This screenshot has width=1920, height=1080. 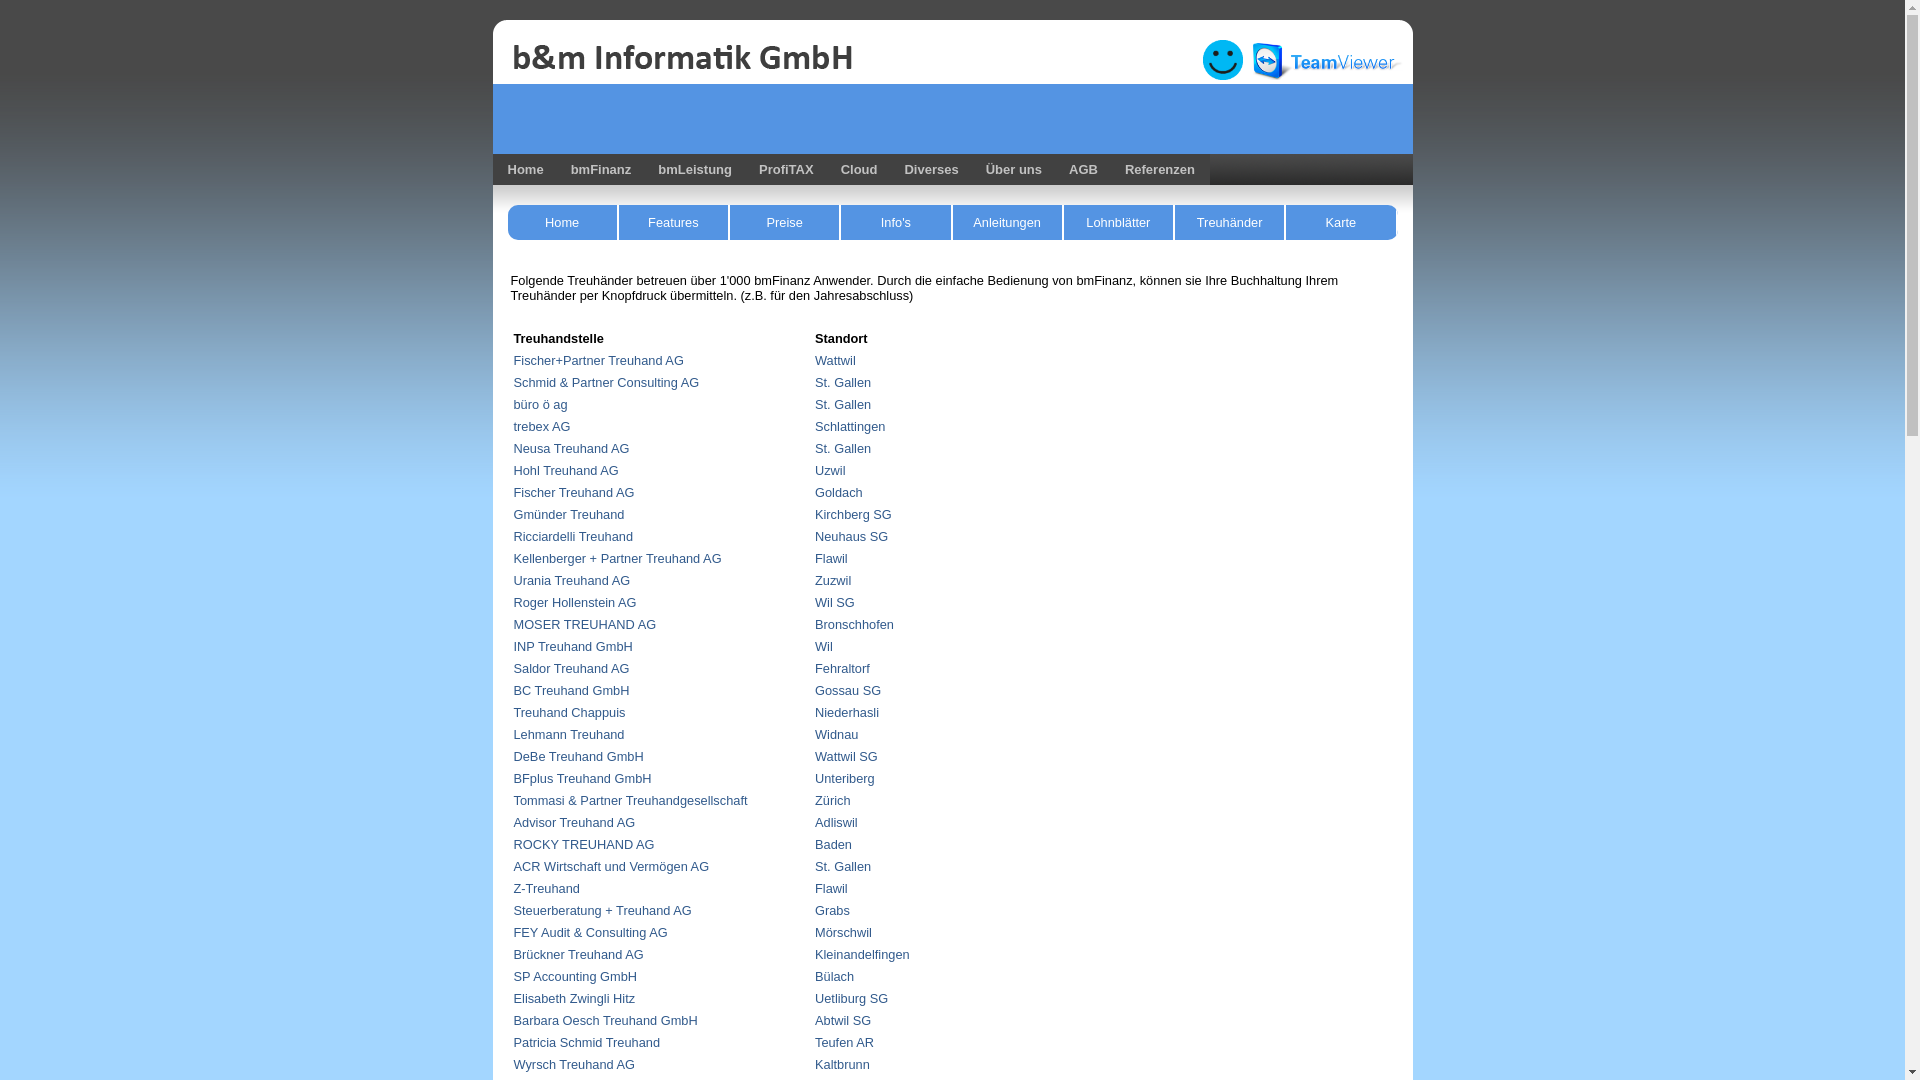 What do you see at coordinates (556, 168) in the screenshot?
I see `'bmFinanz'` at bounding box center [556, 168].